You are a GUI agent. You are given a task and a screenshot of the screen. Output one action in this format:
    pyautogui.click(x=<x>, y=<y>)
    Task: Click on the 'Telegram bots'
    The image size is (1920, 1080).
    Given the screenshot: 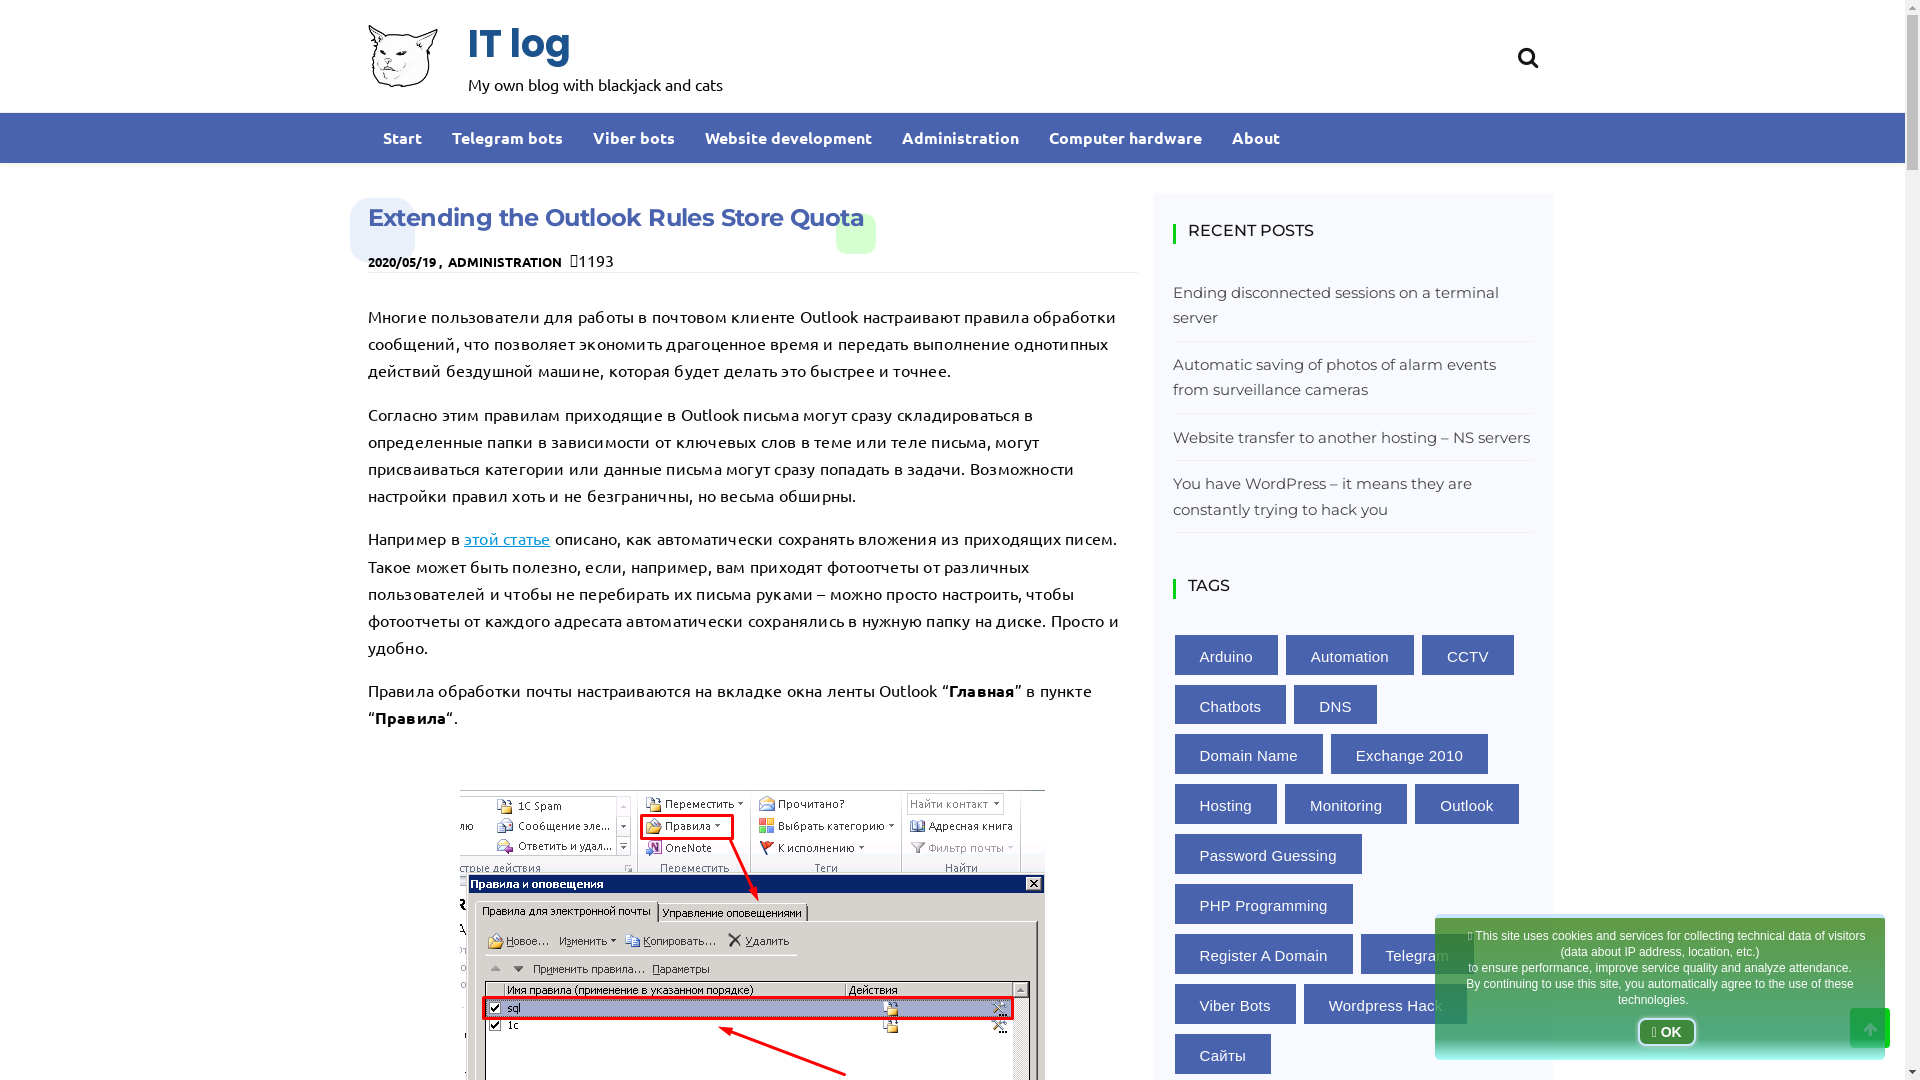 What is the action you would take?
    pyautogui.click(x=506, y=137)
    